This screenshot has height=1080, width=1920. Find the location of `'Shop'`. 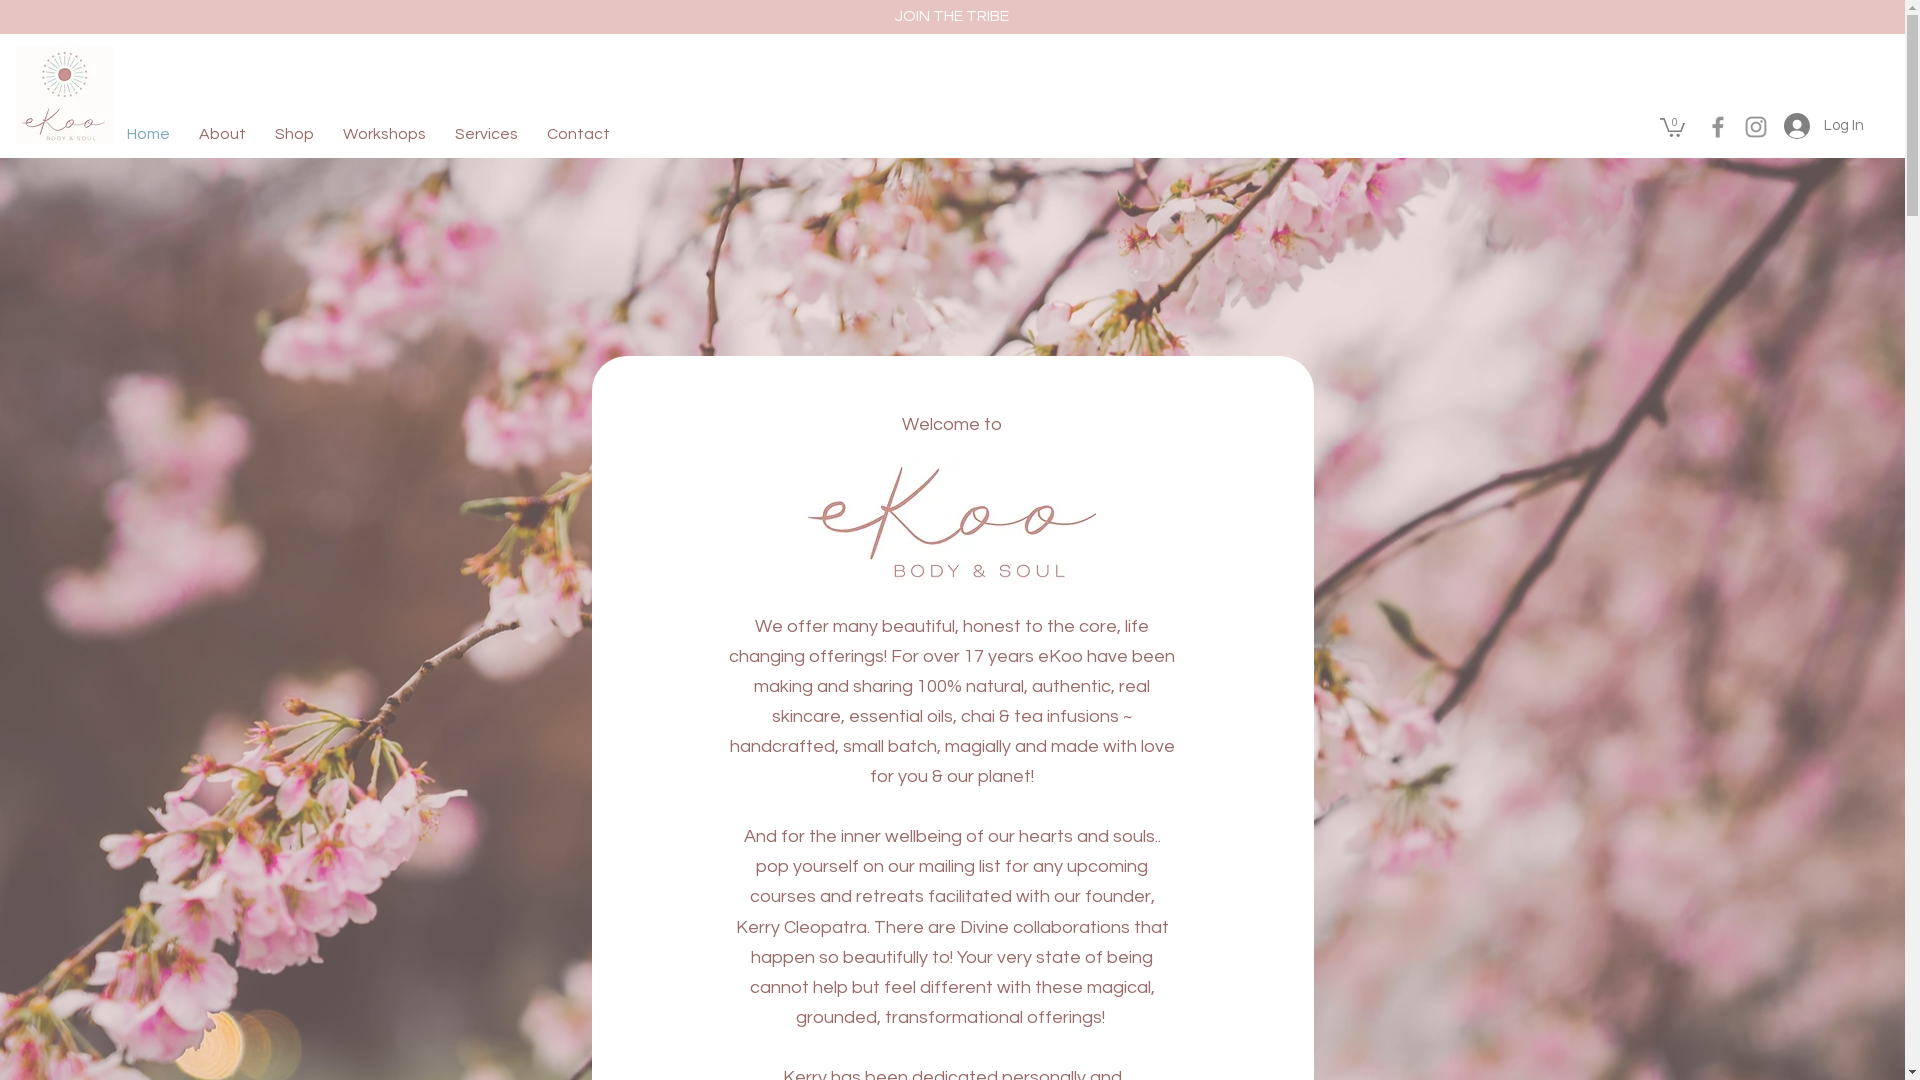

'Shop' is located at coordinates (298, 134).